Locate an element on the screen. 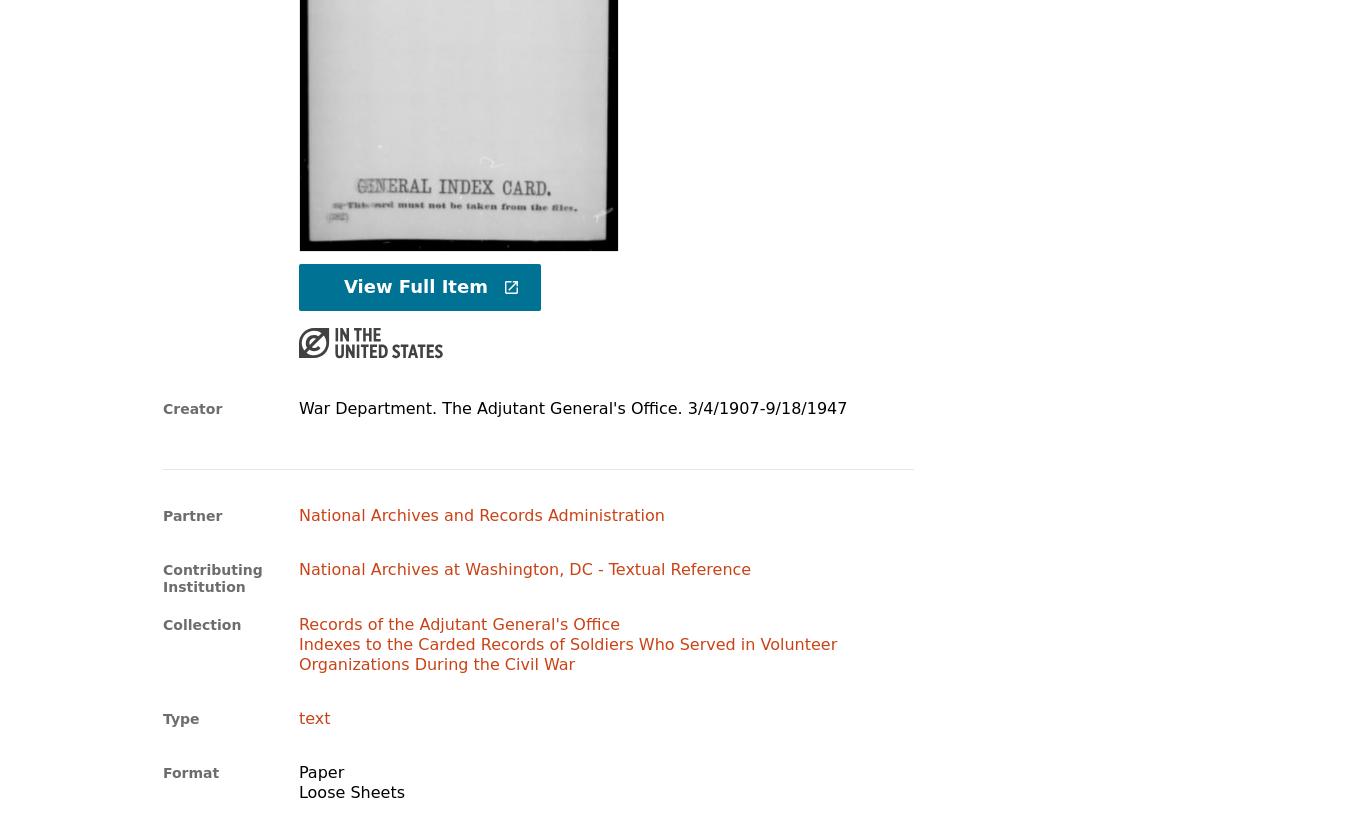  'Records of the Adjutant General's Office' is located at coordinates (458, 623).